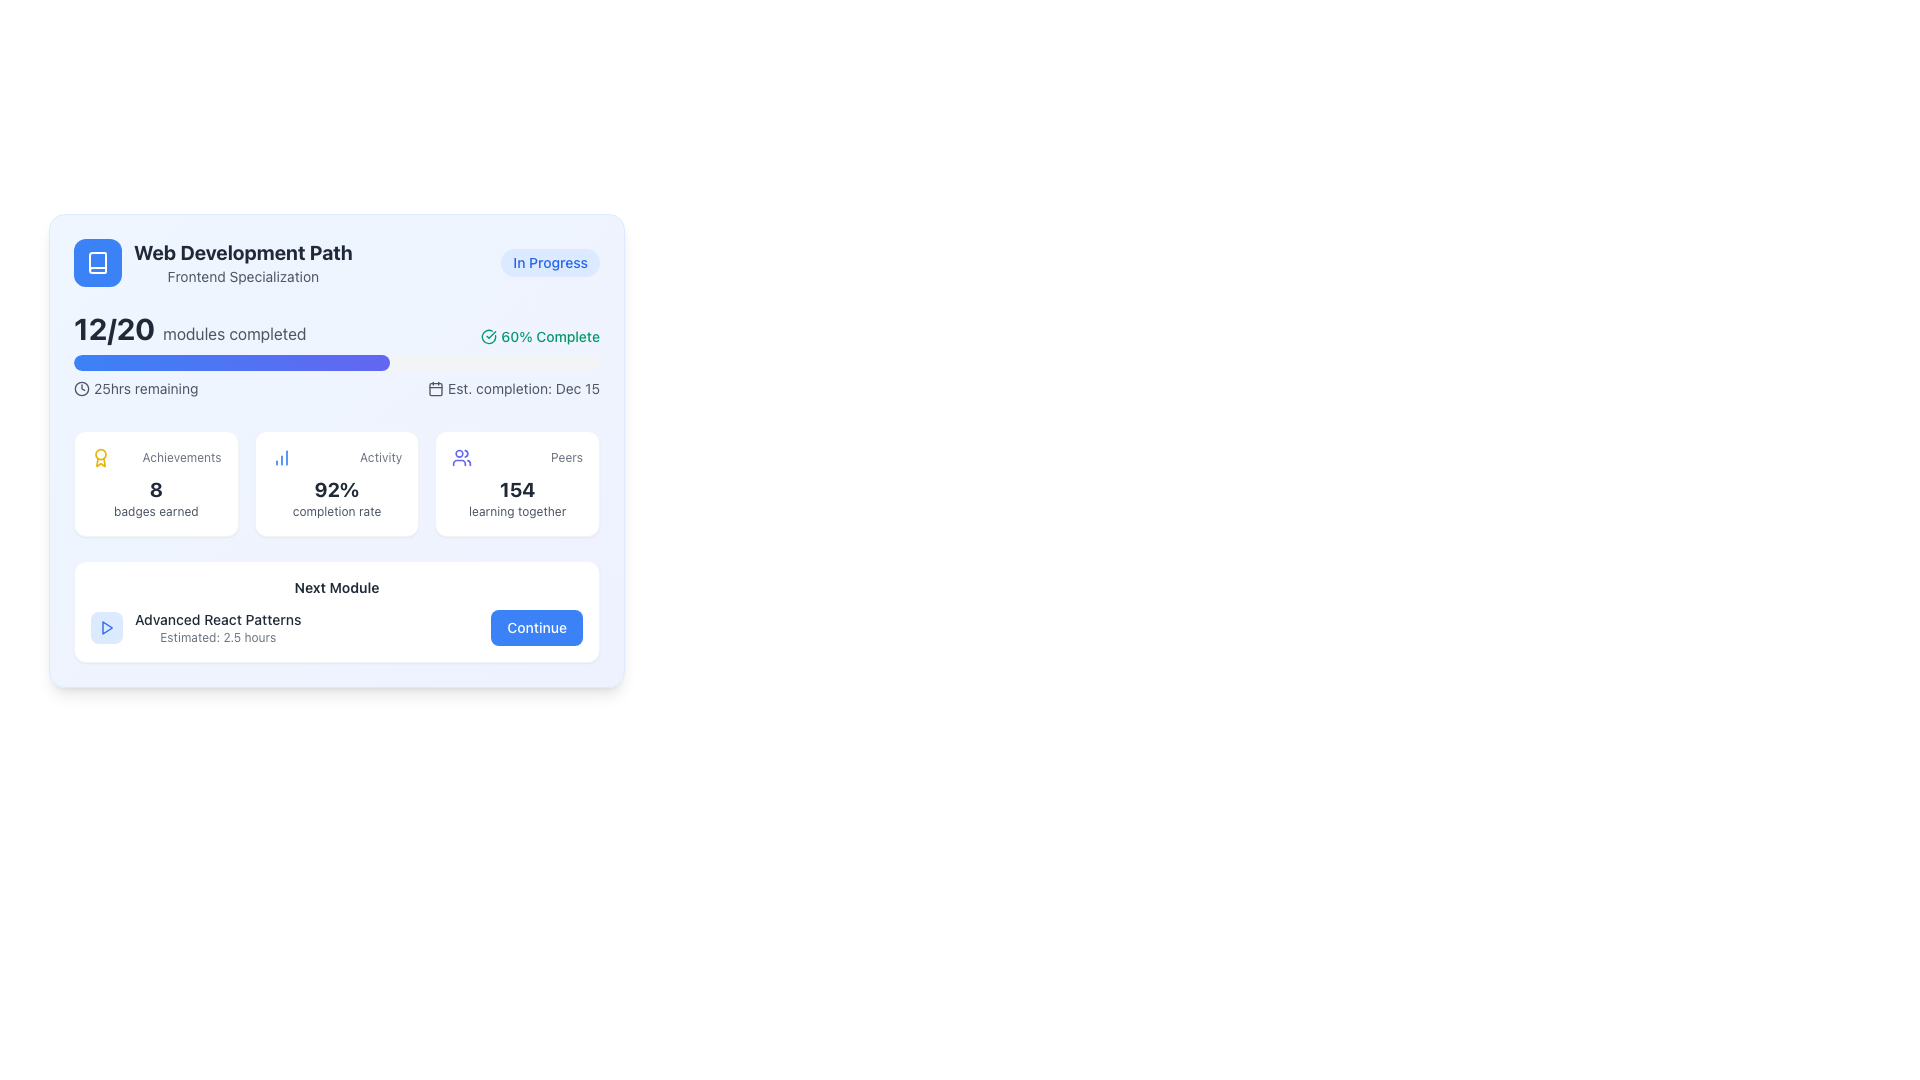 Image resolution: width=1920 pixels, height=1080 pixels. What do you see at coordinates (99, 458) in the screenshot?
I see `the small circular award badge icon with a yellow color and dark outline located in the top-left corner of the 'Achievements' section` at bounding box center [99, 458].